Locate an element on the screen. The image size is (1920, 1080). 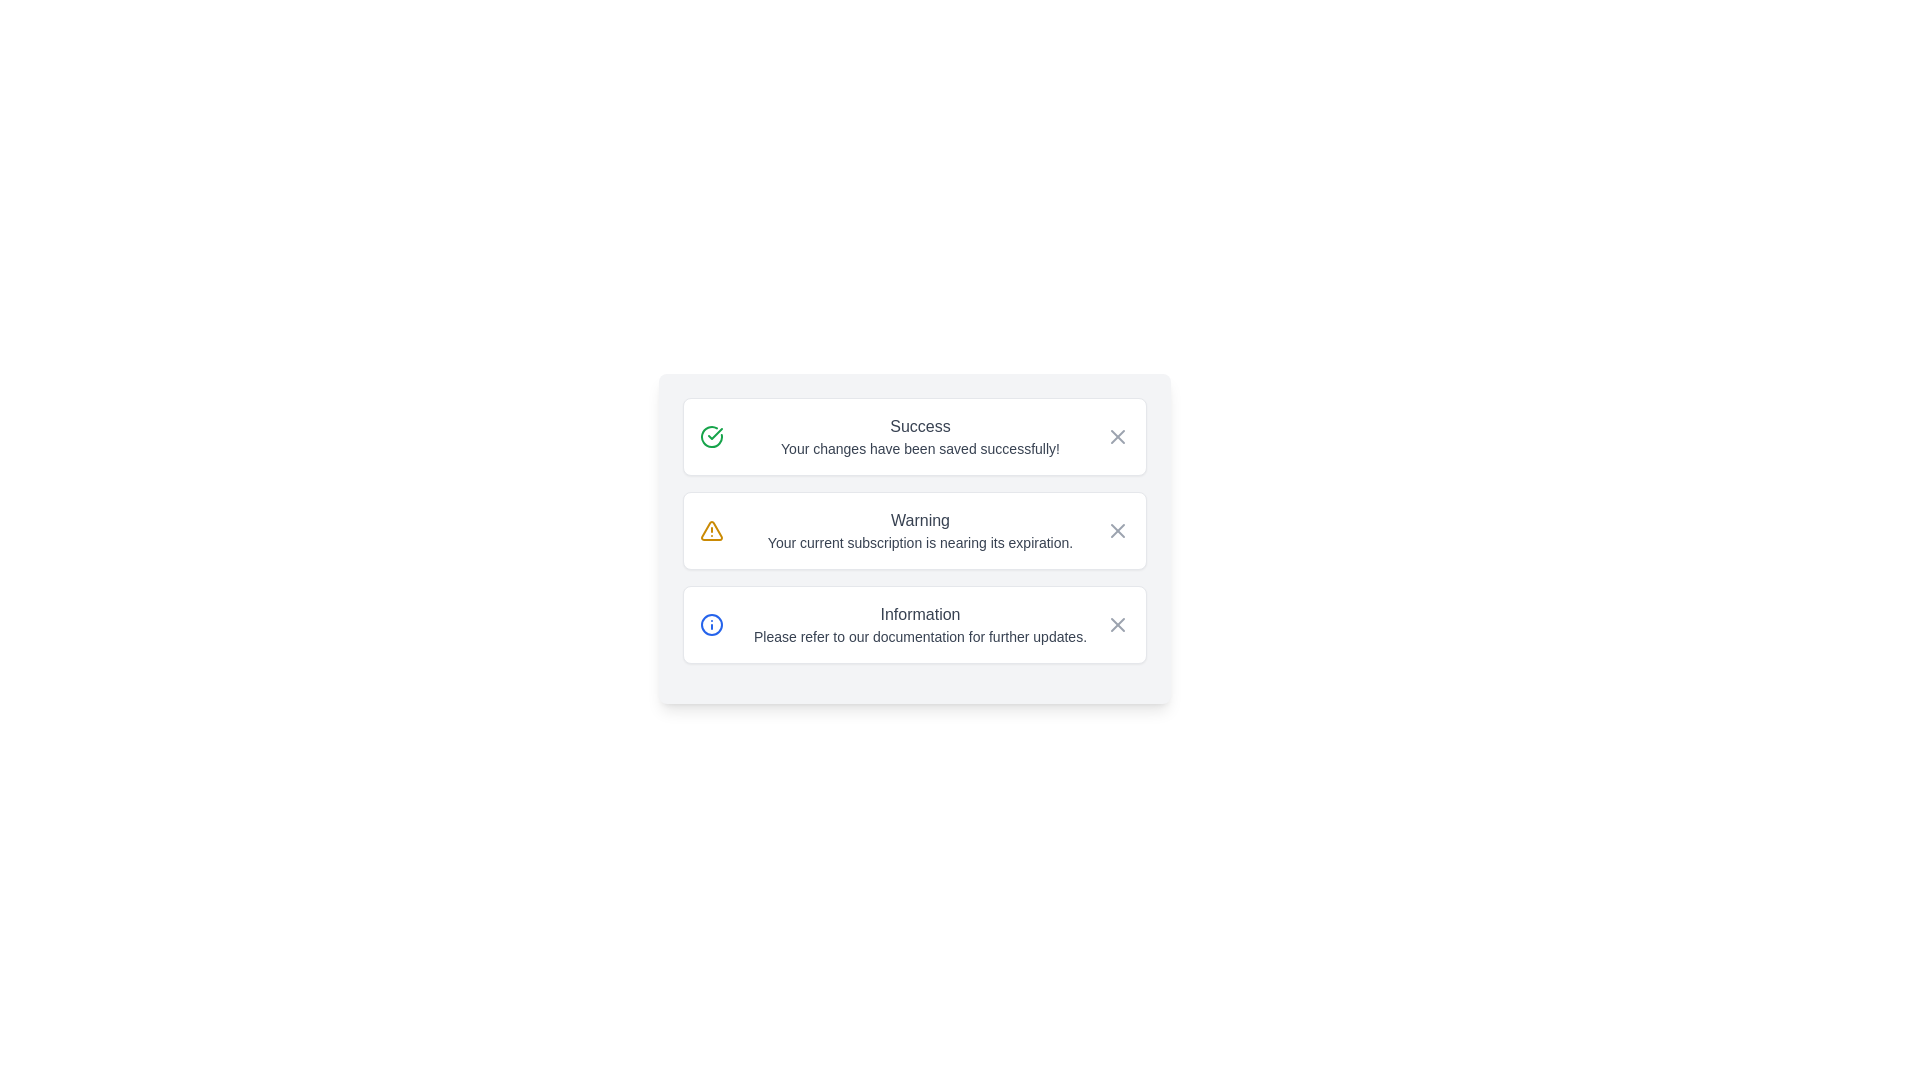
the green curved segment of the circular icon located to the left of the 'Success' message in the first notification item is located at coordinates (711, 435).